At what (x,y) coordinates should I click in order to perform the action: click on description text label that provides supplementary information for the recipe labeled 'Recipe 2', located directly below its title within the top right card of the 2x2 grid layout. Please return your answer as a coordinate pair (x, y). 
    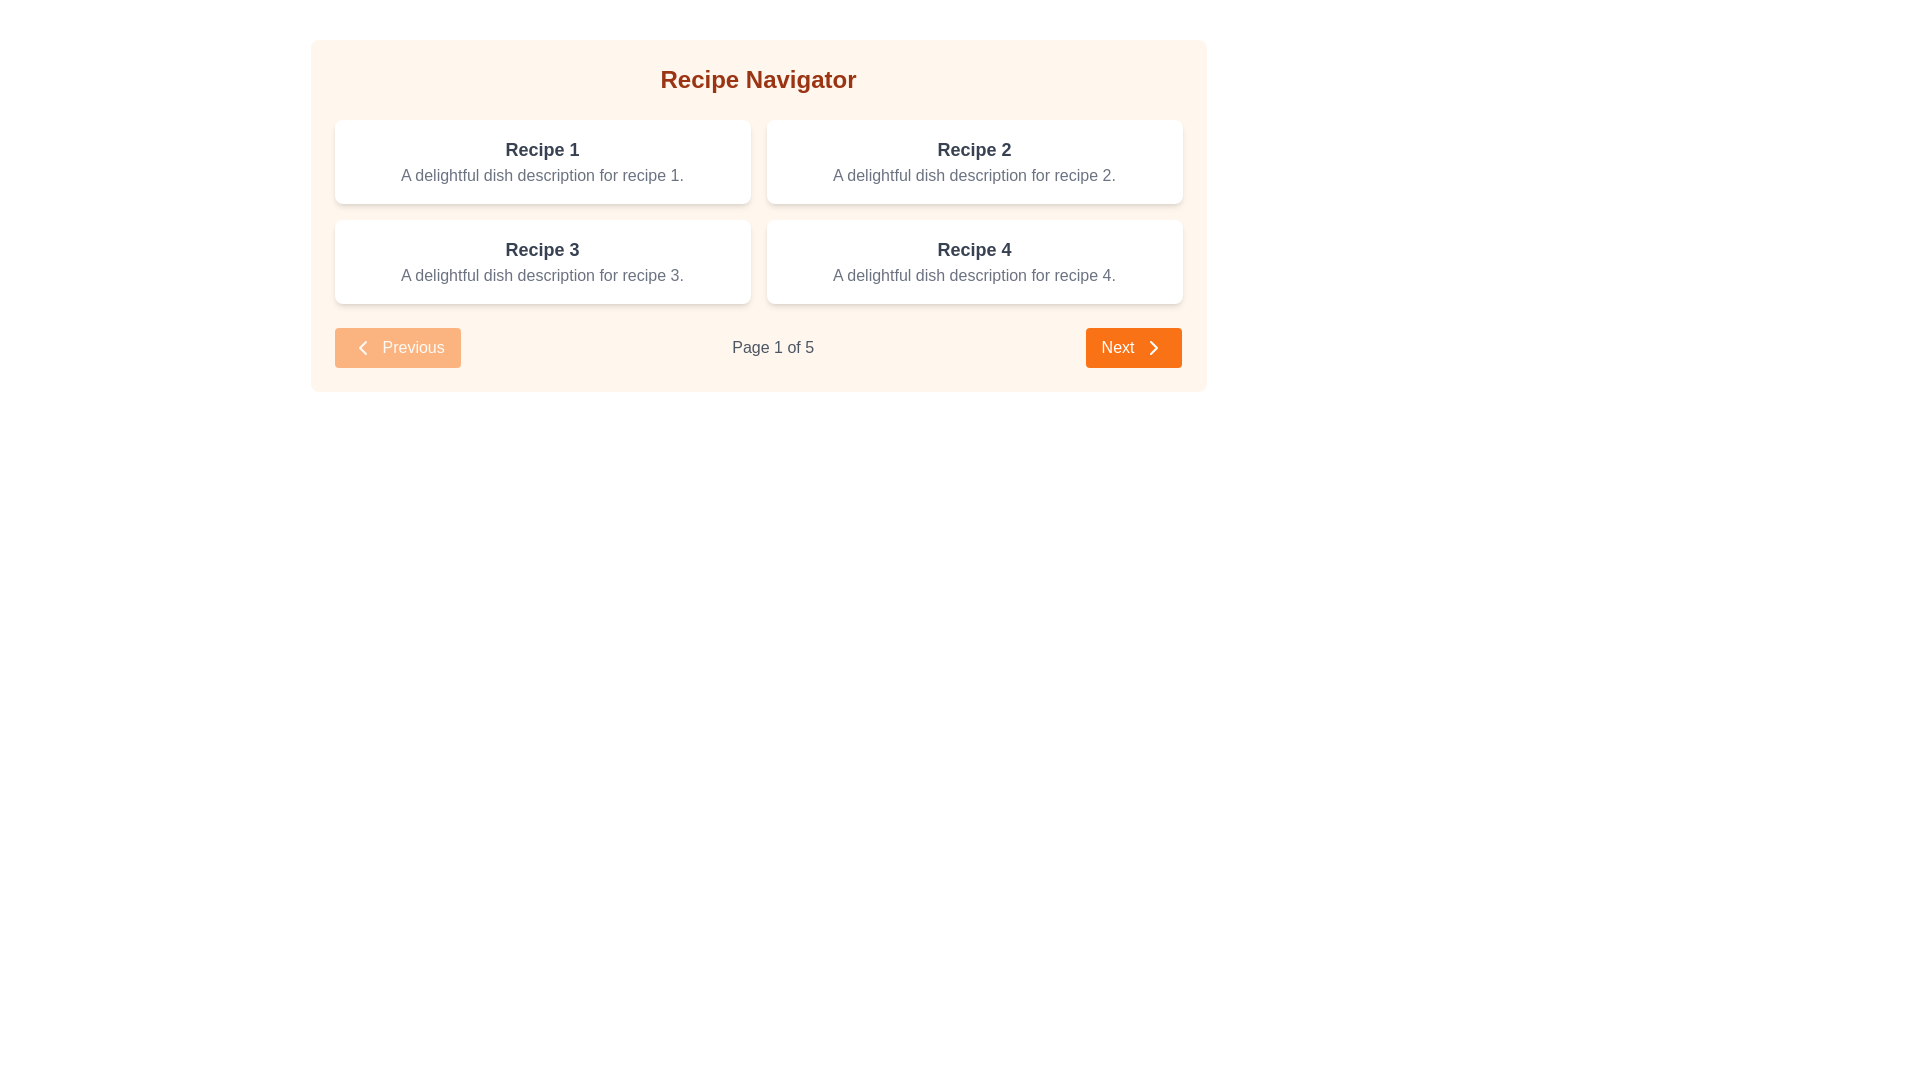
    Looking at the image, I should click on (974, 175).